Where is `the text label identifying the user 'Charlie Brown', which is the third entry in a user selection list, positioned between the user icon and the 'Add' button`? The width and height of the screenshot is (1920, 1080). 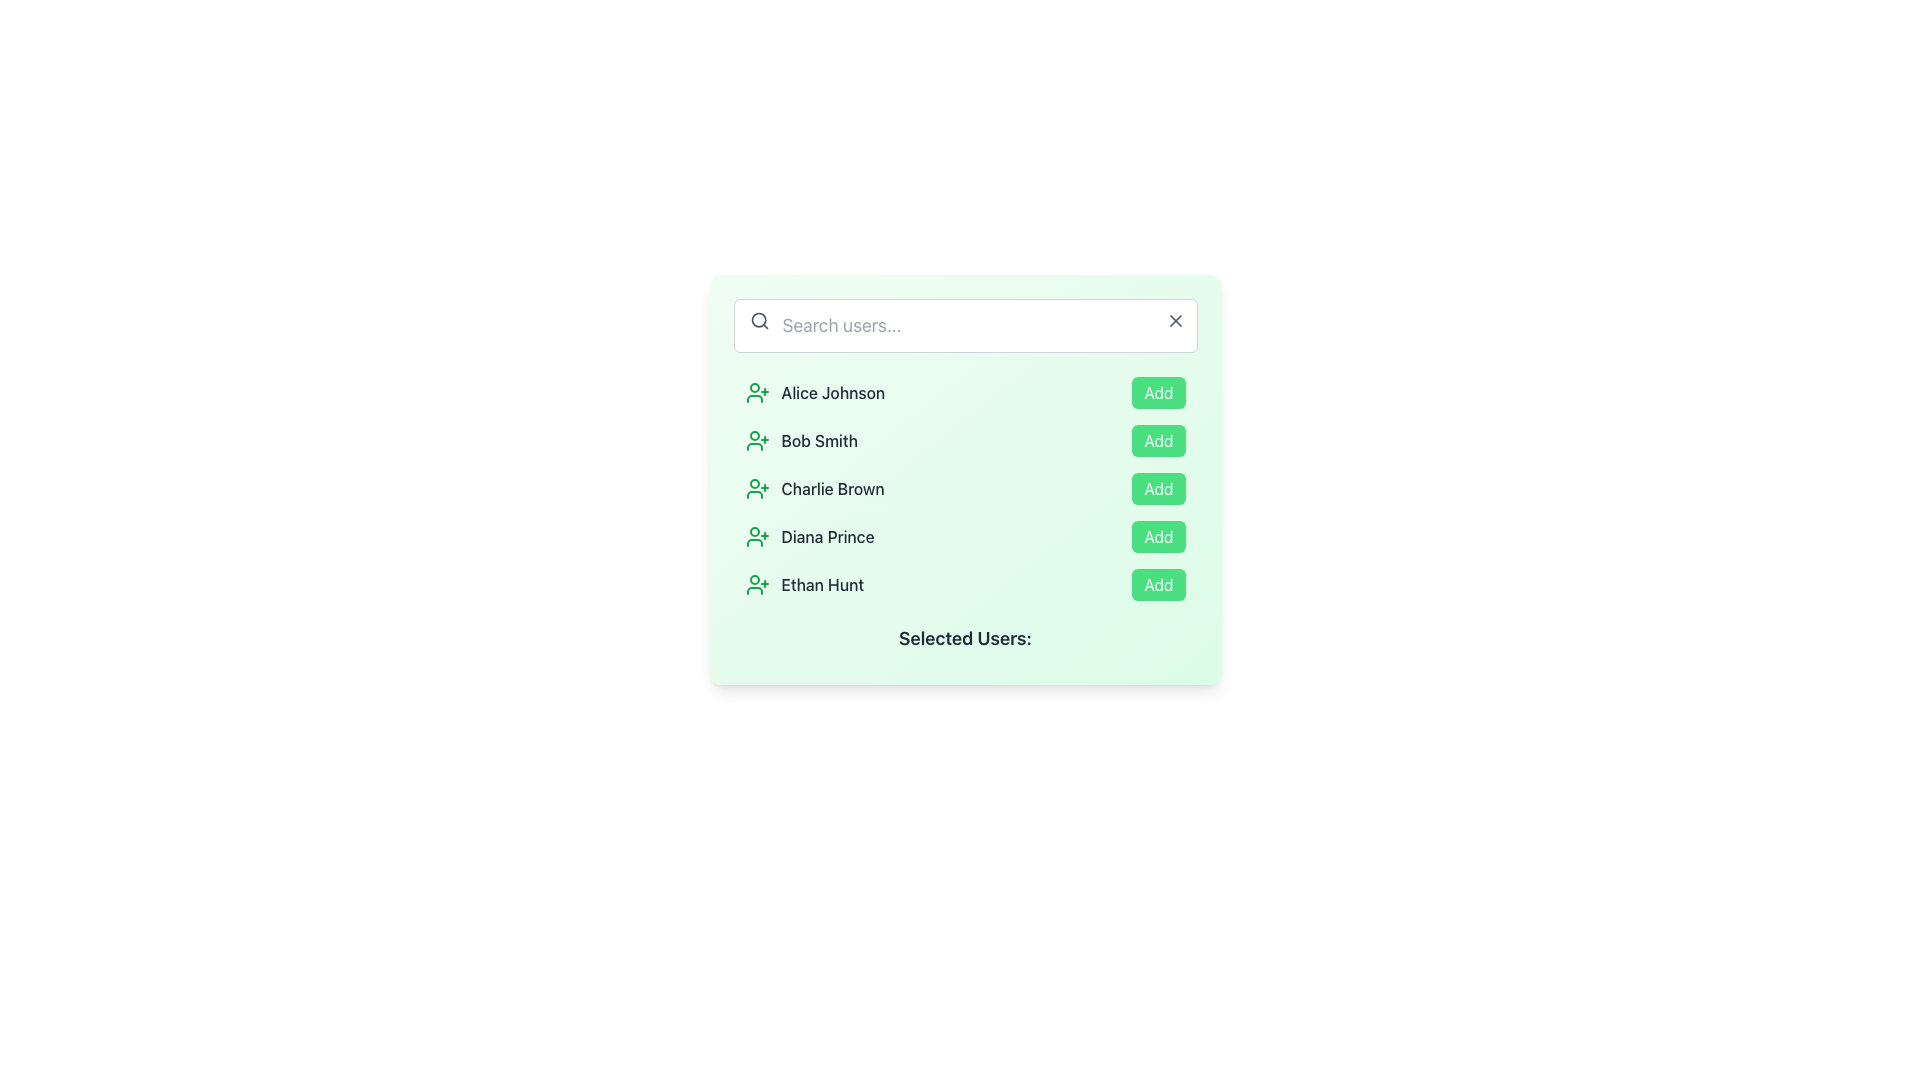
the text label identifying the user 'Charlie Brown', which is the third entry in a user selection list, positioned between the user icon and the 'Add' button is located at coordinates (833, 489).